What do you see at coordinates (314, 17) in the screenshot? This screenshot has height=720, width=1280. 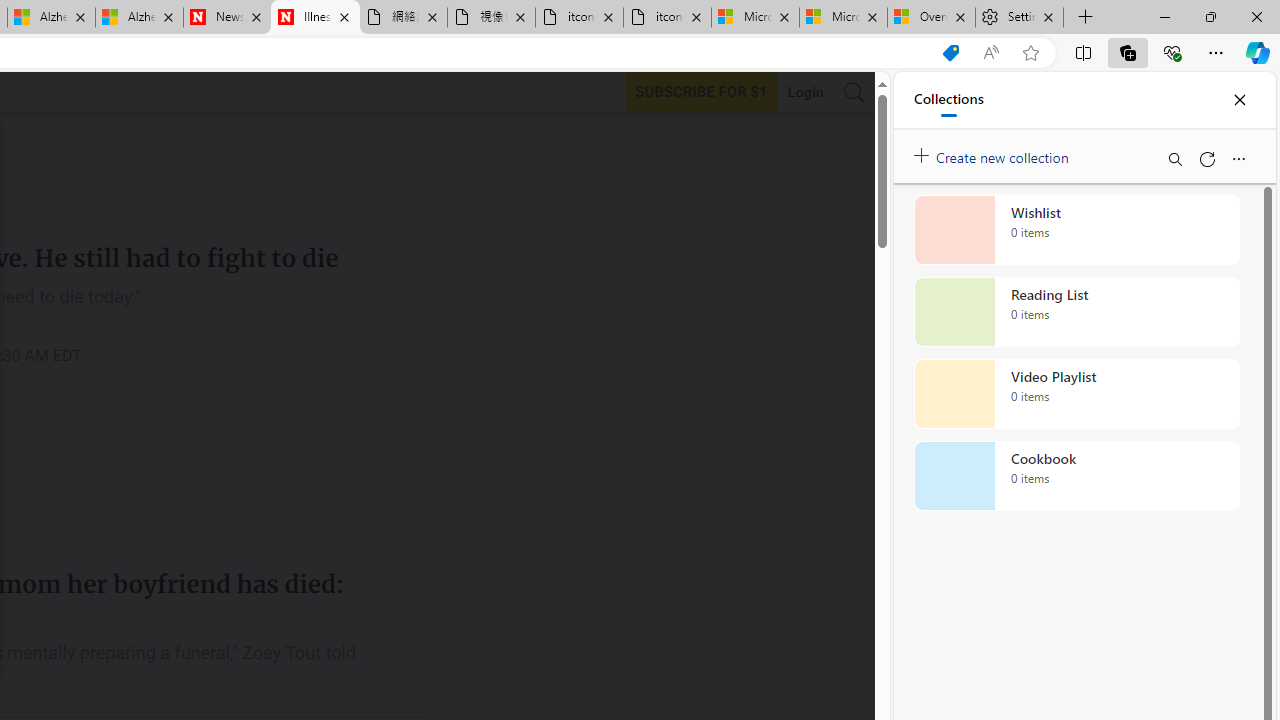 I see `'Illness news & latest pictures from Newsweek.com'` at bounding box center [314, 17].